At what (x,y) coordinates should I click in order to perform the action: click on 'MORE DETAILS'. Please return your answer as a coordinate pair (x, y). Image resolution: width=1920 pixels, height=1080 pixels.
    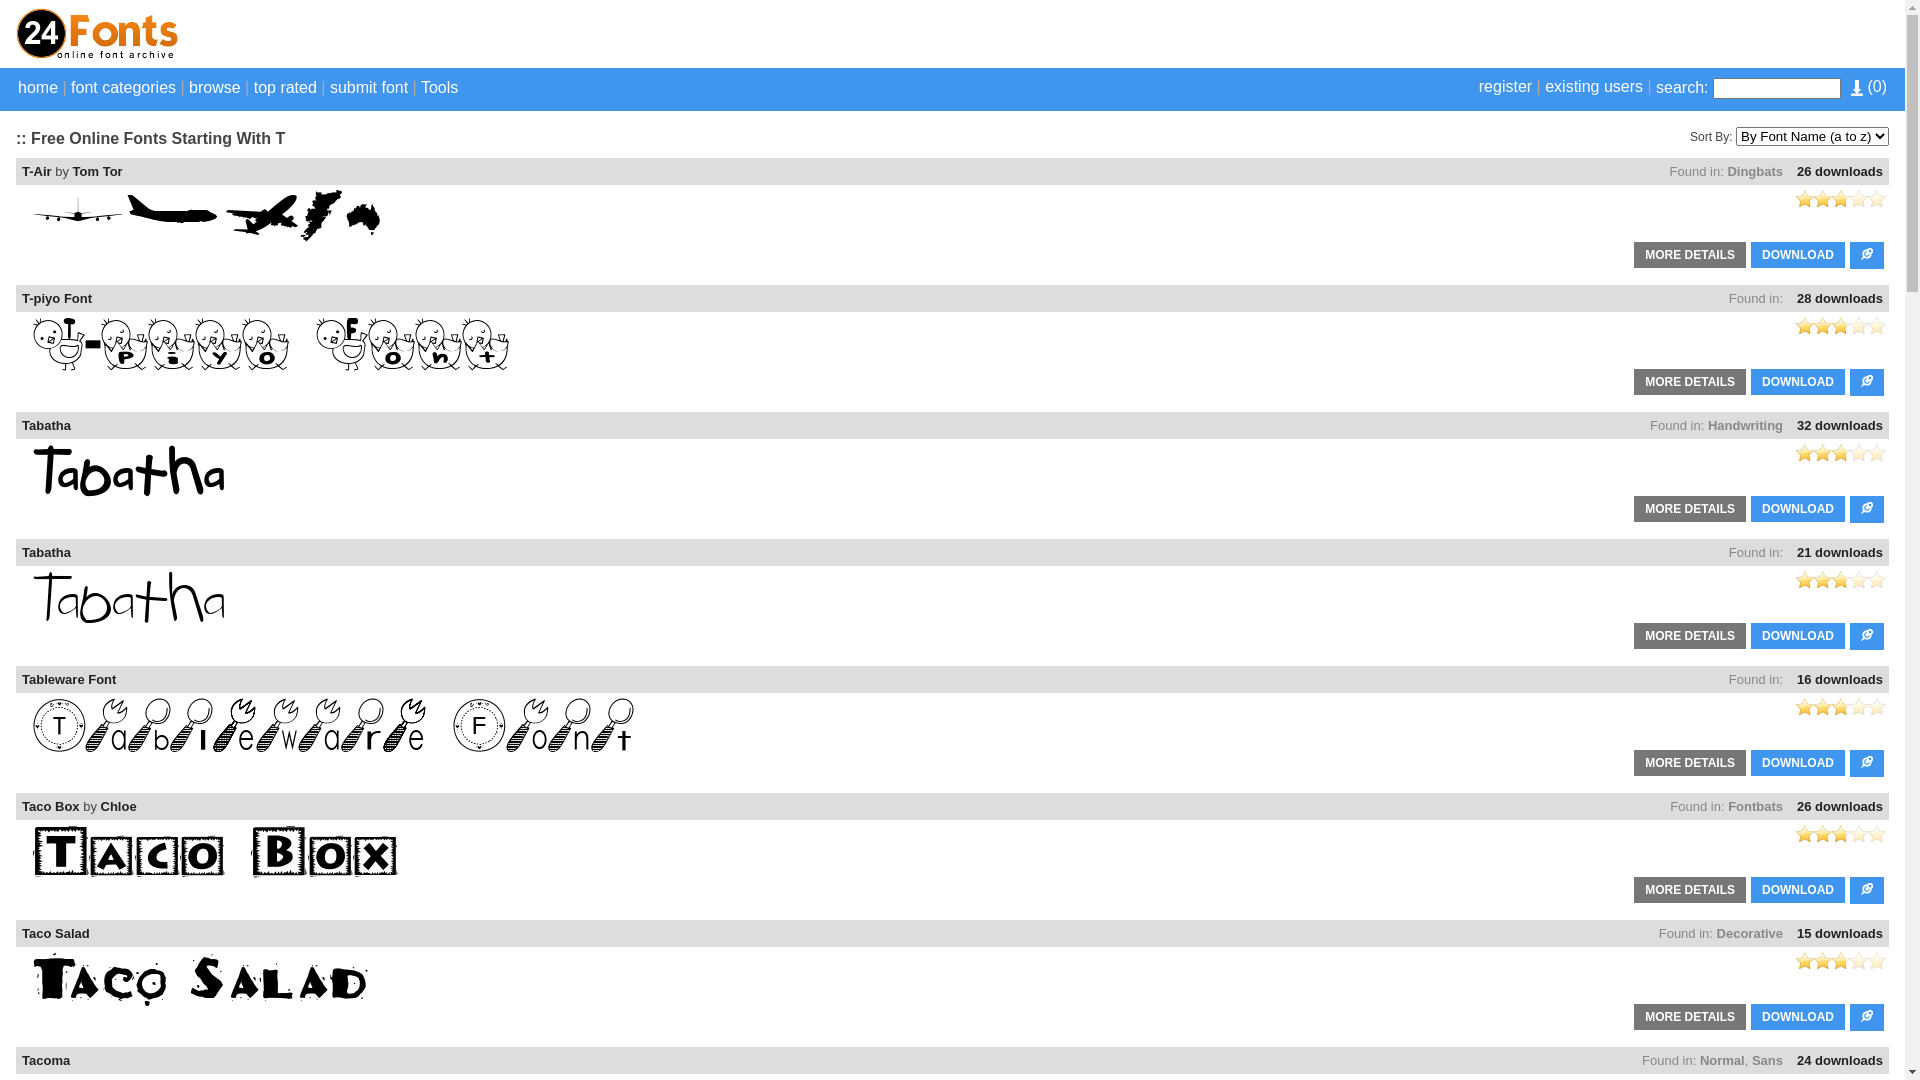
    Looking at the image, I should click on (1645, 636).